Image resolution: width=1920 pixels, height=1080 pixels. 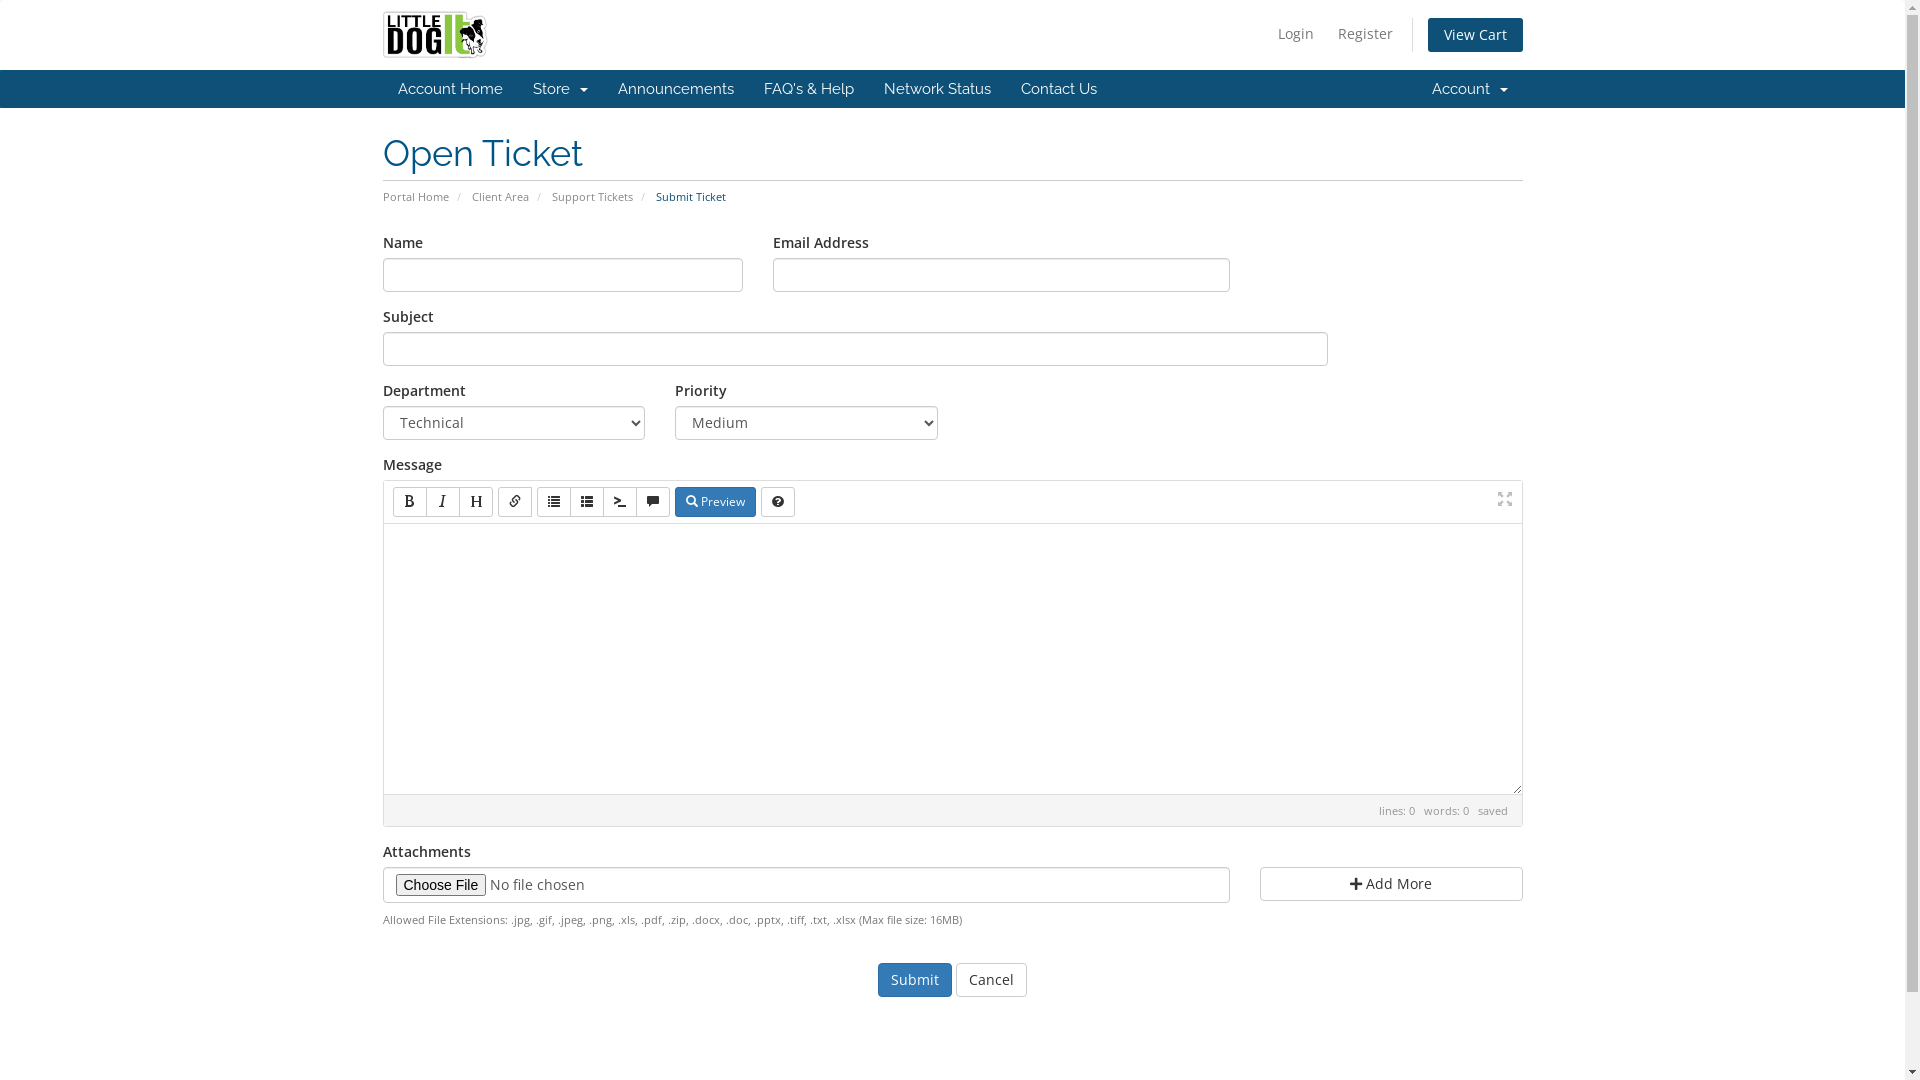 What do you see at coordinates (500, 196) in the screenshot?
I see `'Client Area'` at bounding box center [500, 196].